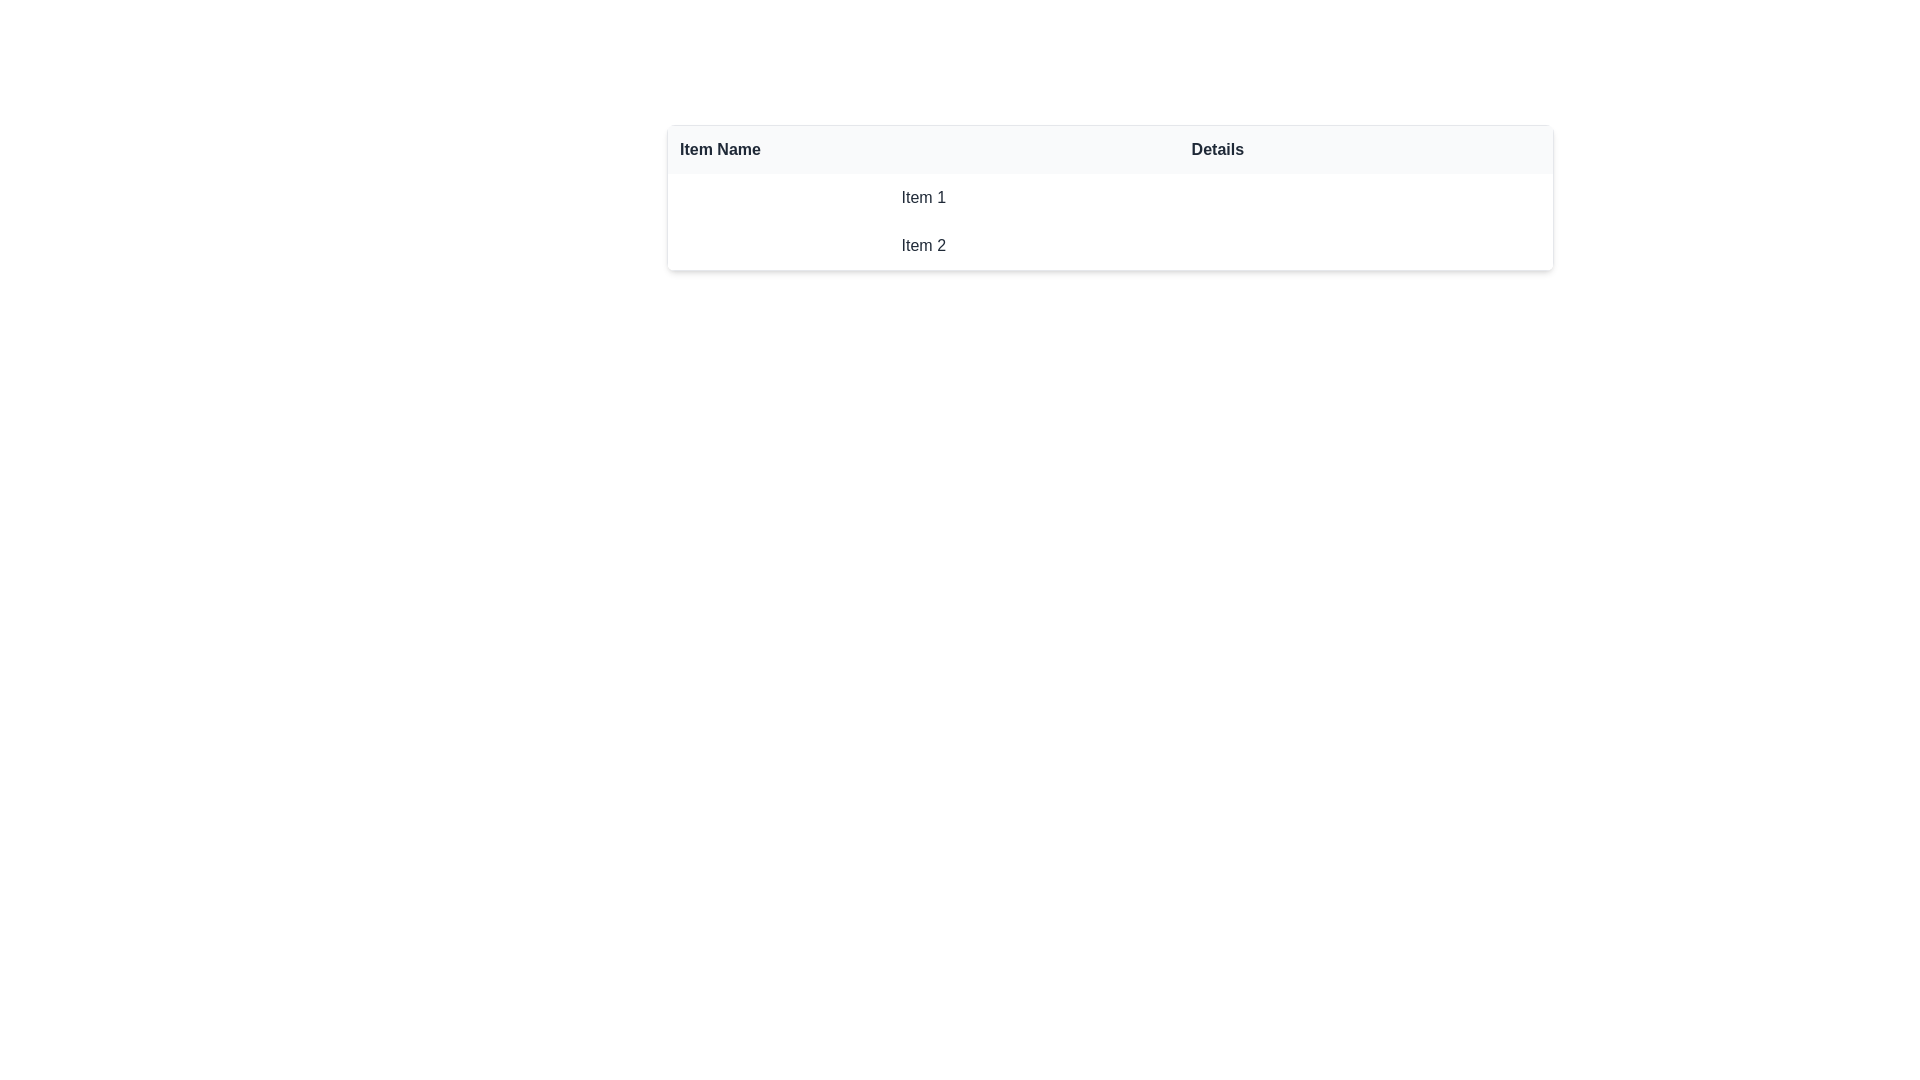 Image resolution: width=1920 pixels, height=1080 pixels. Describe the element at coordinates (1365, 245) in the screenshot. I see `the rectangular placeholder located in the 'Details' column of the second row labeled 'Item 2' in the table` at that location.